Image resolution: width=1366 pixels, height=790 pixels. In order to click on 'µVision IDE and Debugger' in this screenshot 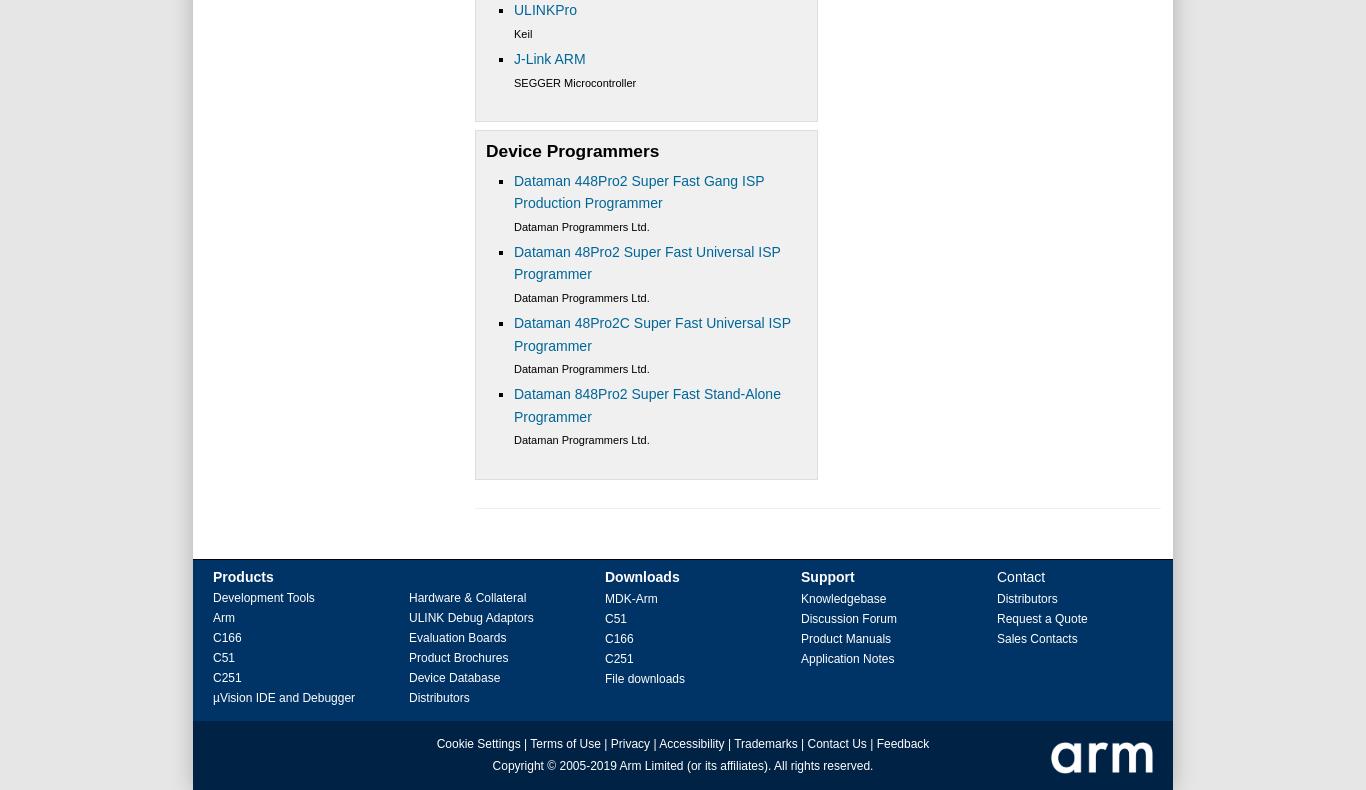, I will do `click(211, 696)`.